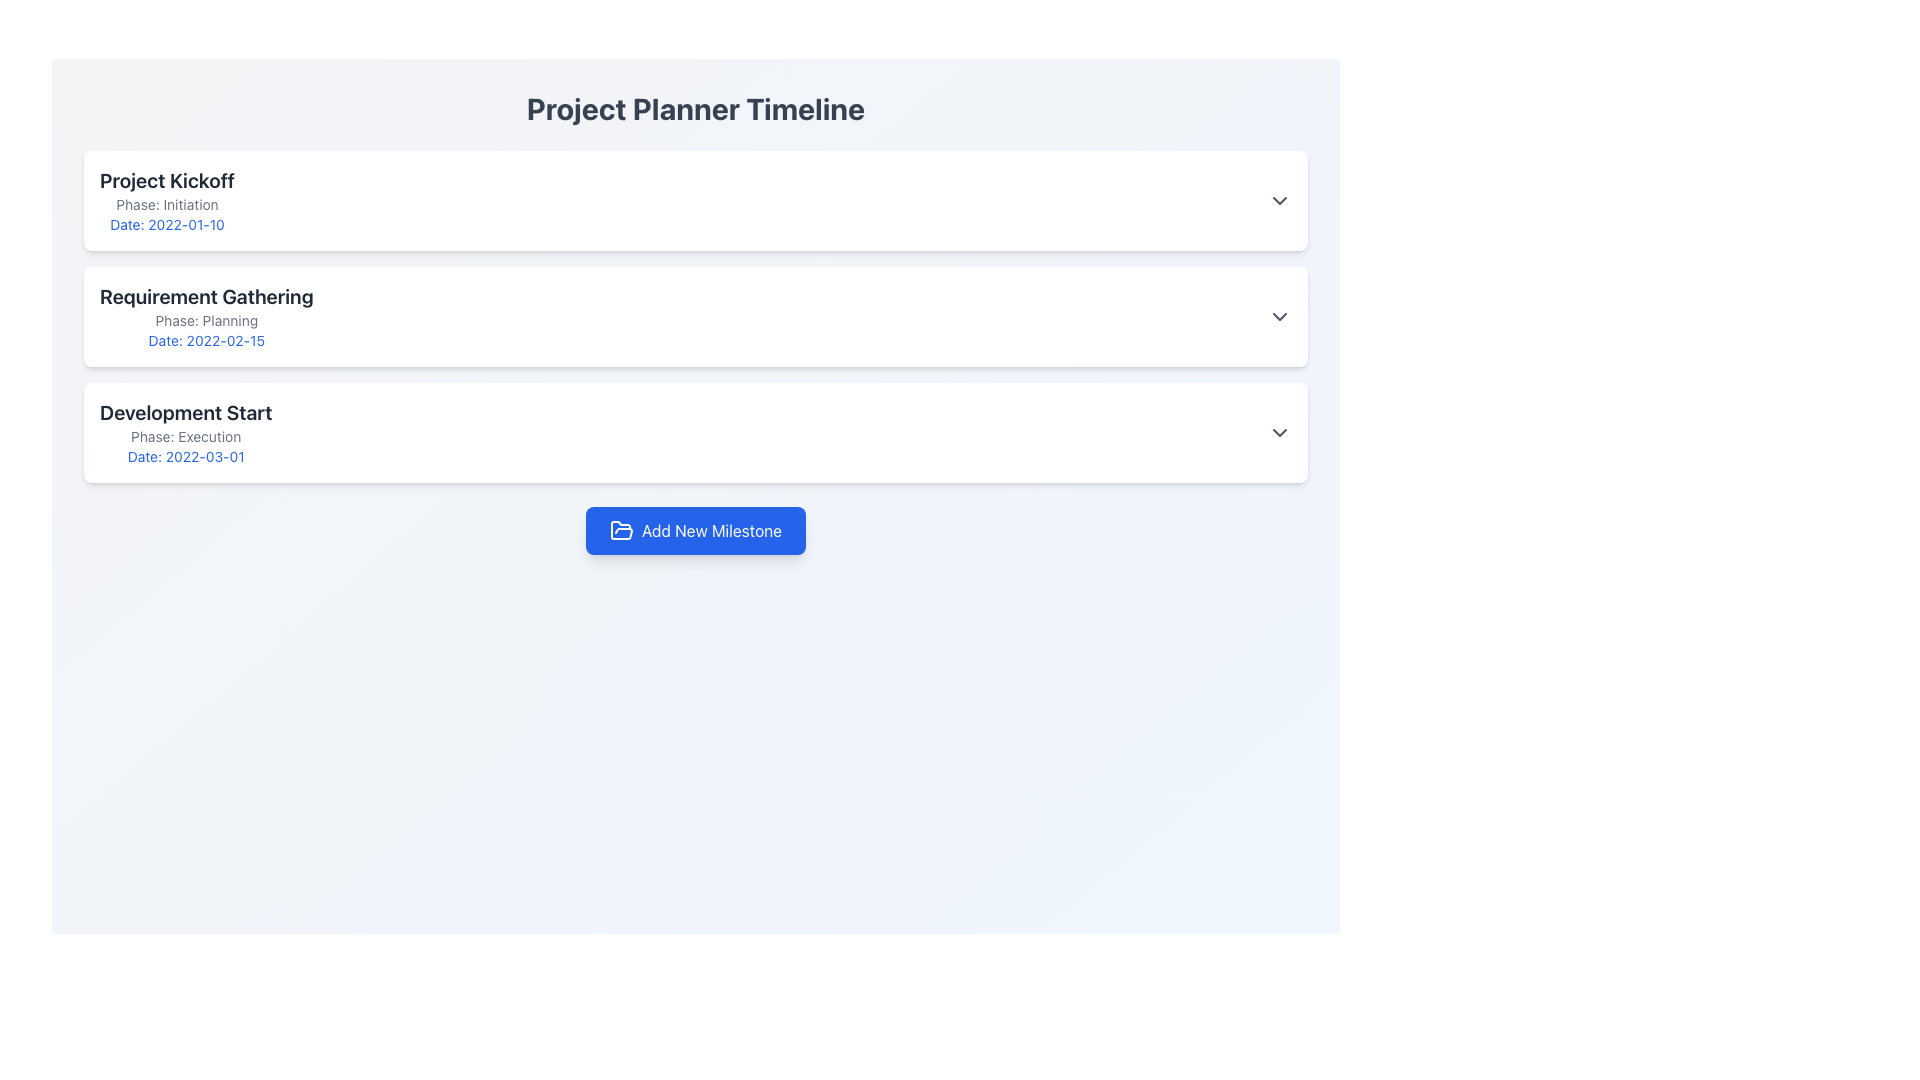 This screenshot has height=1080, width=1920. Describe the element at coordinates (167, 204) in the screenshot. I see `the text label indicating the current phase ('Initiation') of the 'Project Kickoff', located in the upper part of the interface within the first card, below its title and above the 'Date: 2022-01-10'` at that location.